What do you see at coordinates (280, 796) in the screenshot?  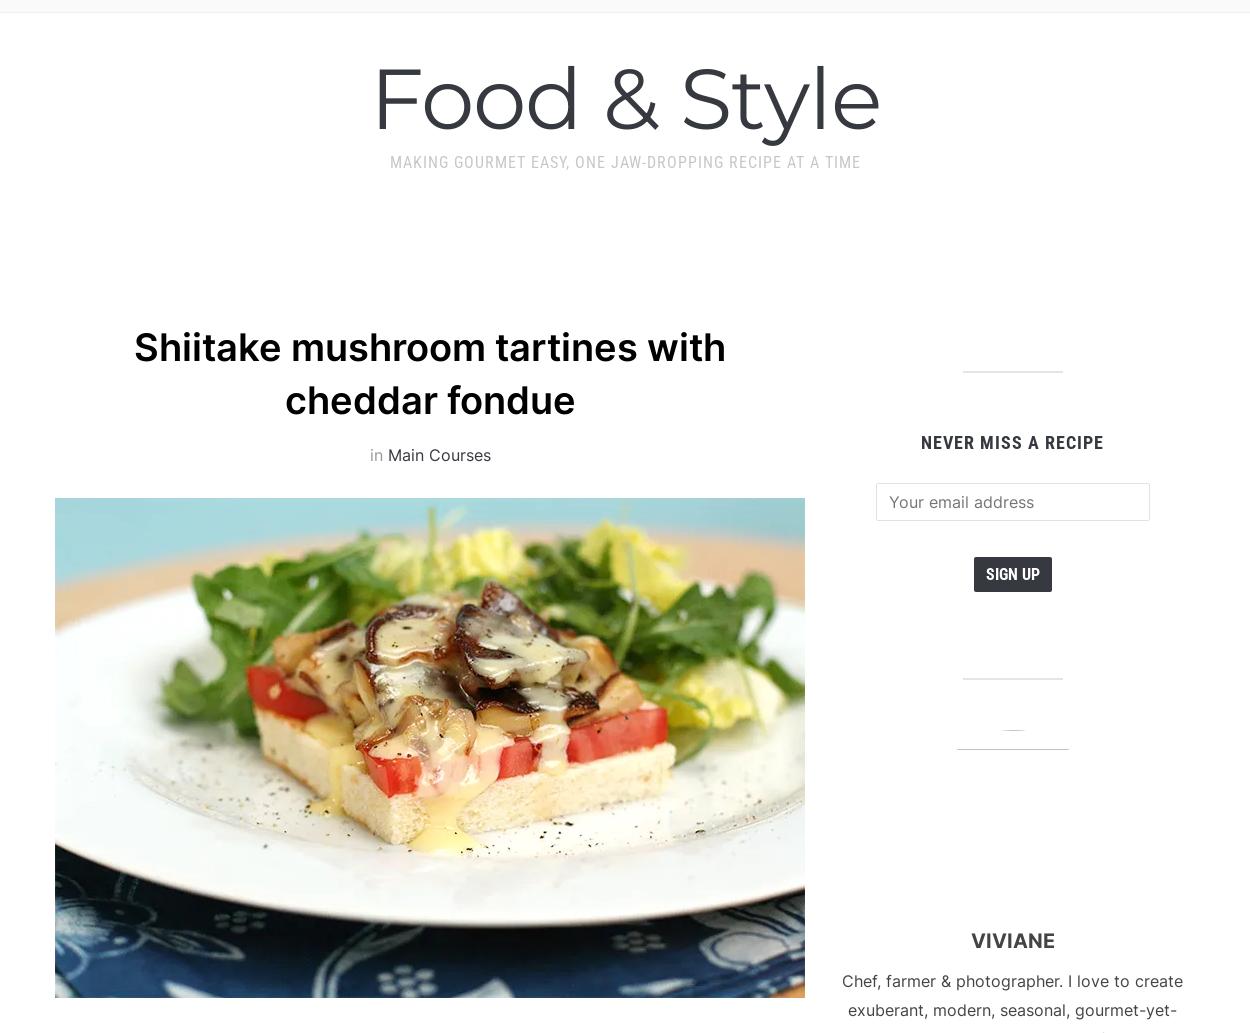 I see `'September 14, 2009 at 11:03 pm'` at bounding box center [280, 796].